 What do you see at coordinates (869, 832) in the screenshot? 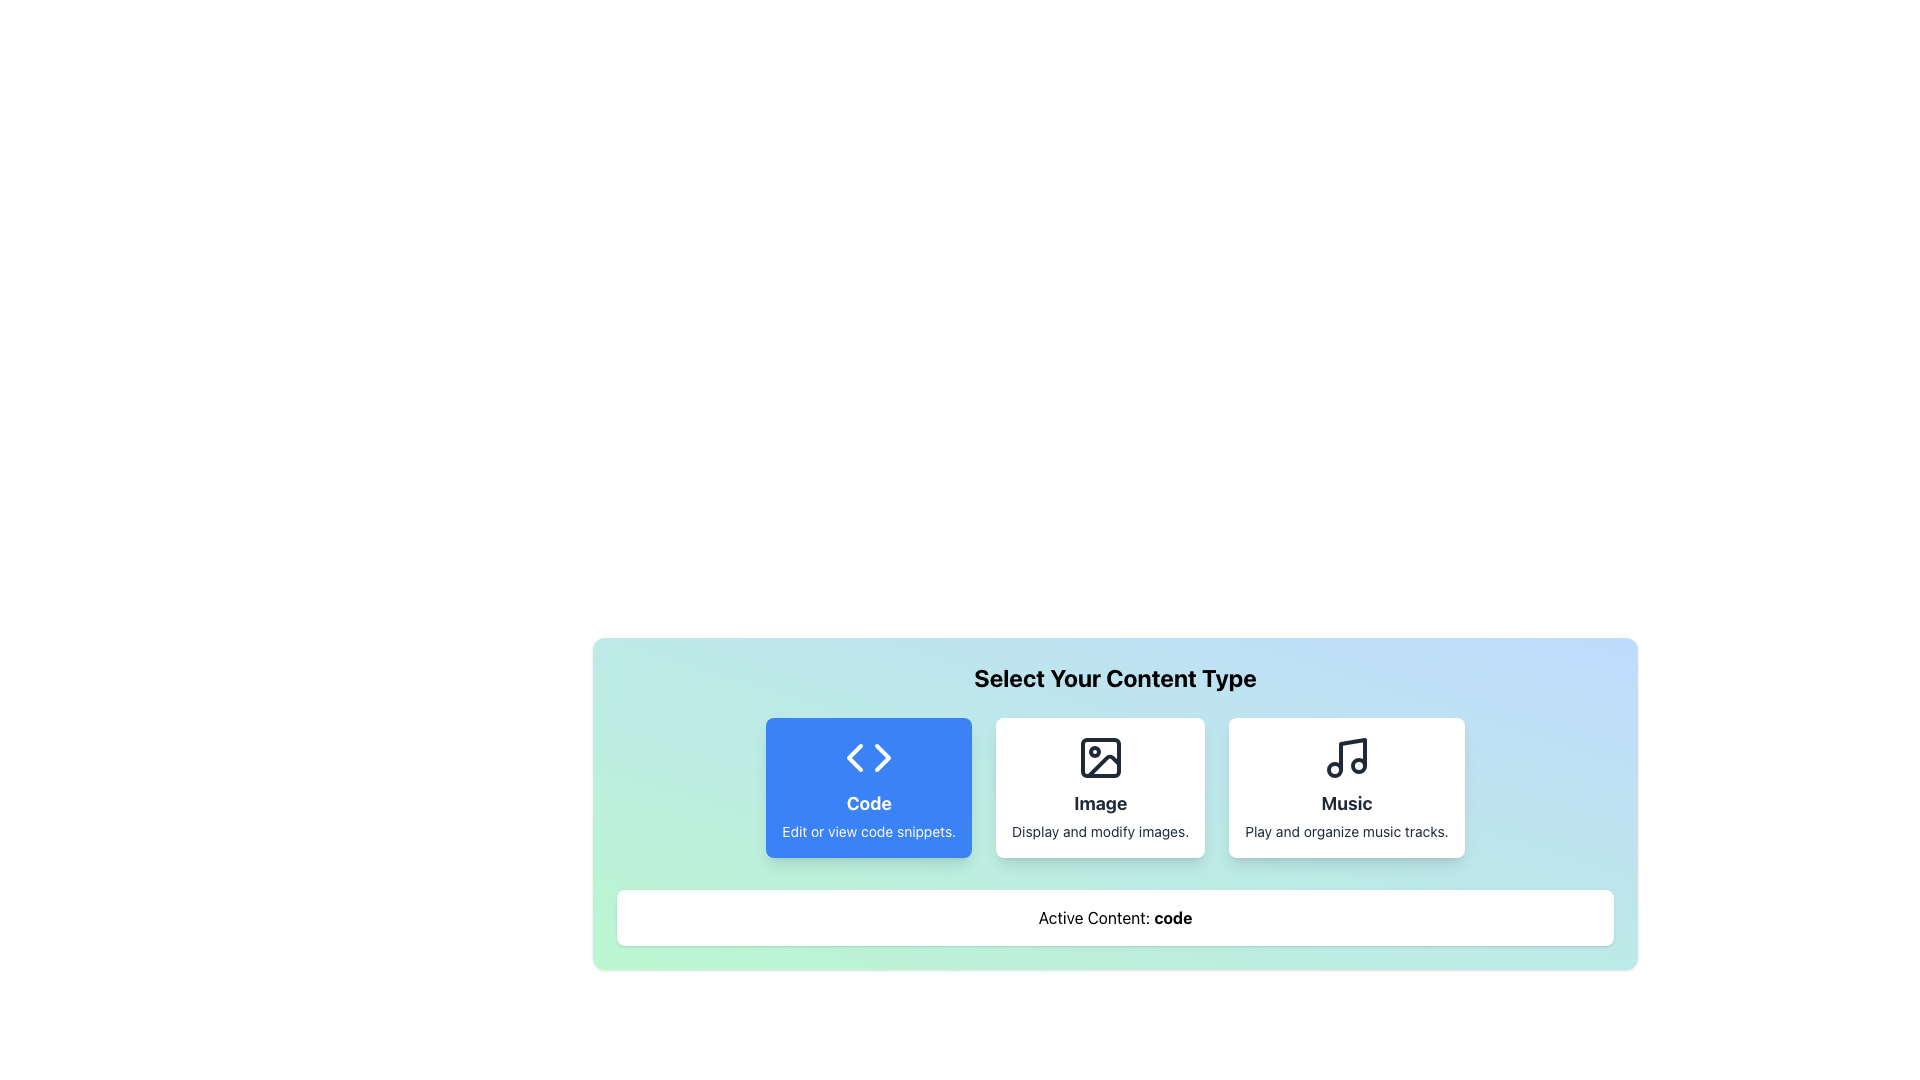
I see `the text element displaying 'Edit or view code snippets.' which is centered in a blue button below the bold 'Code' label` at bounding box center [869, 832].